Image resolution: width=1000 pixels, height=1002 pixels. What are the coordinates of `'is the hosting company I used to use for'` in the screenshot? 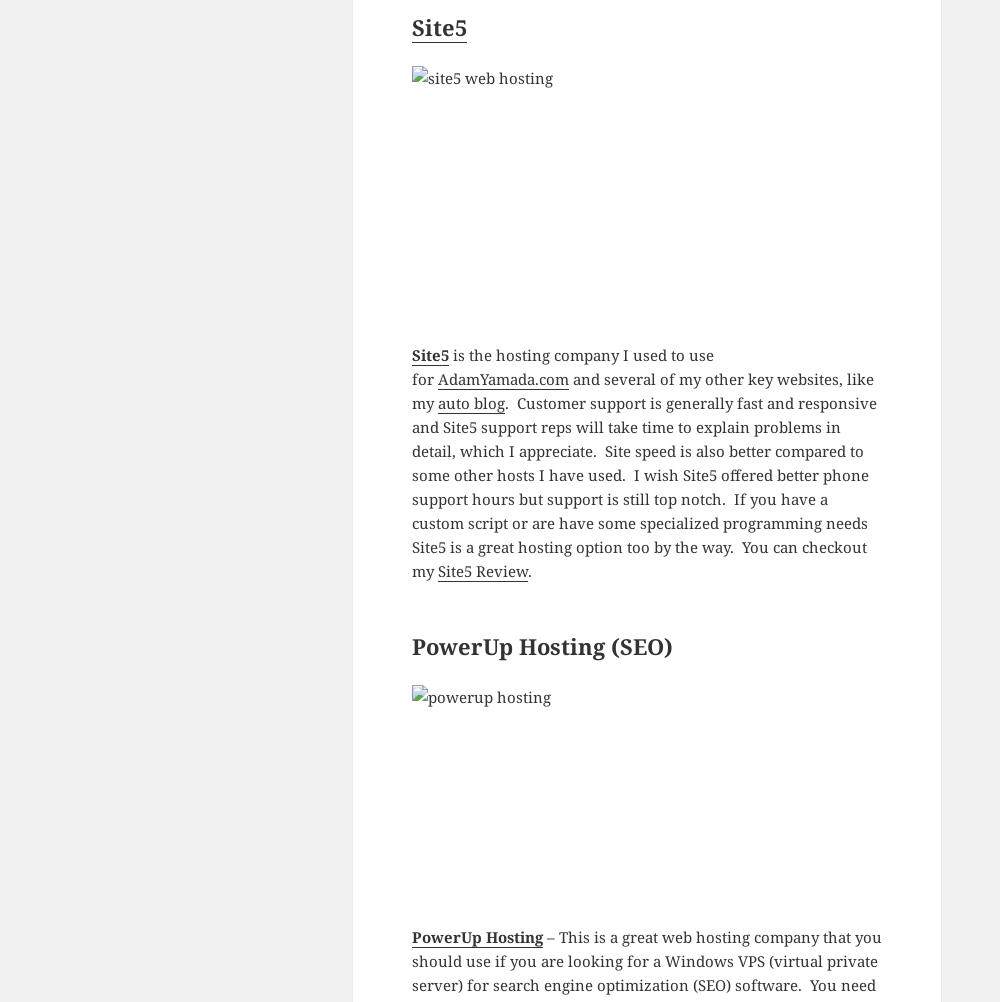 It's located at (562, 367).